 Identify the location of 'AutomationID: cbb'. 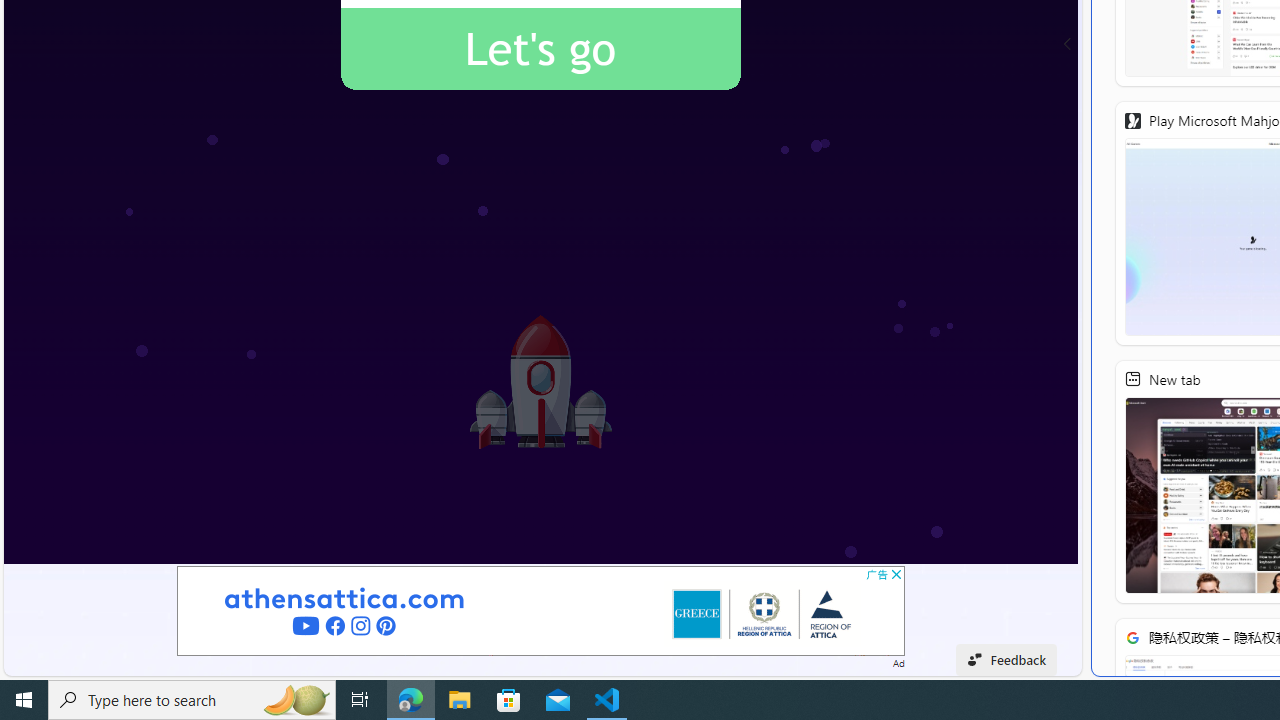
(895, 574).